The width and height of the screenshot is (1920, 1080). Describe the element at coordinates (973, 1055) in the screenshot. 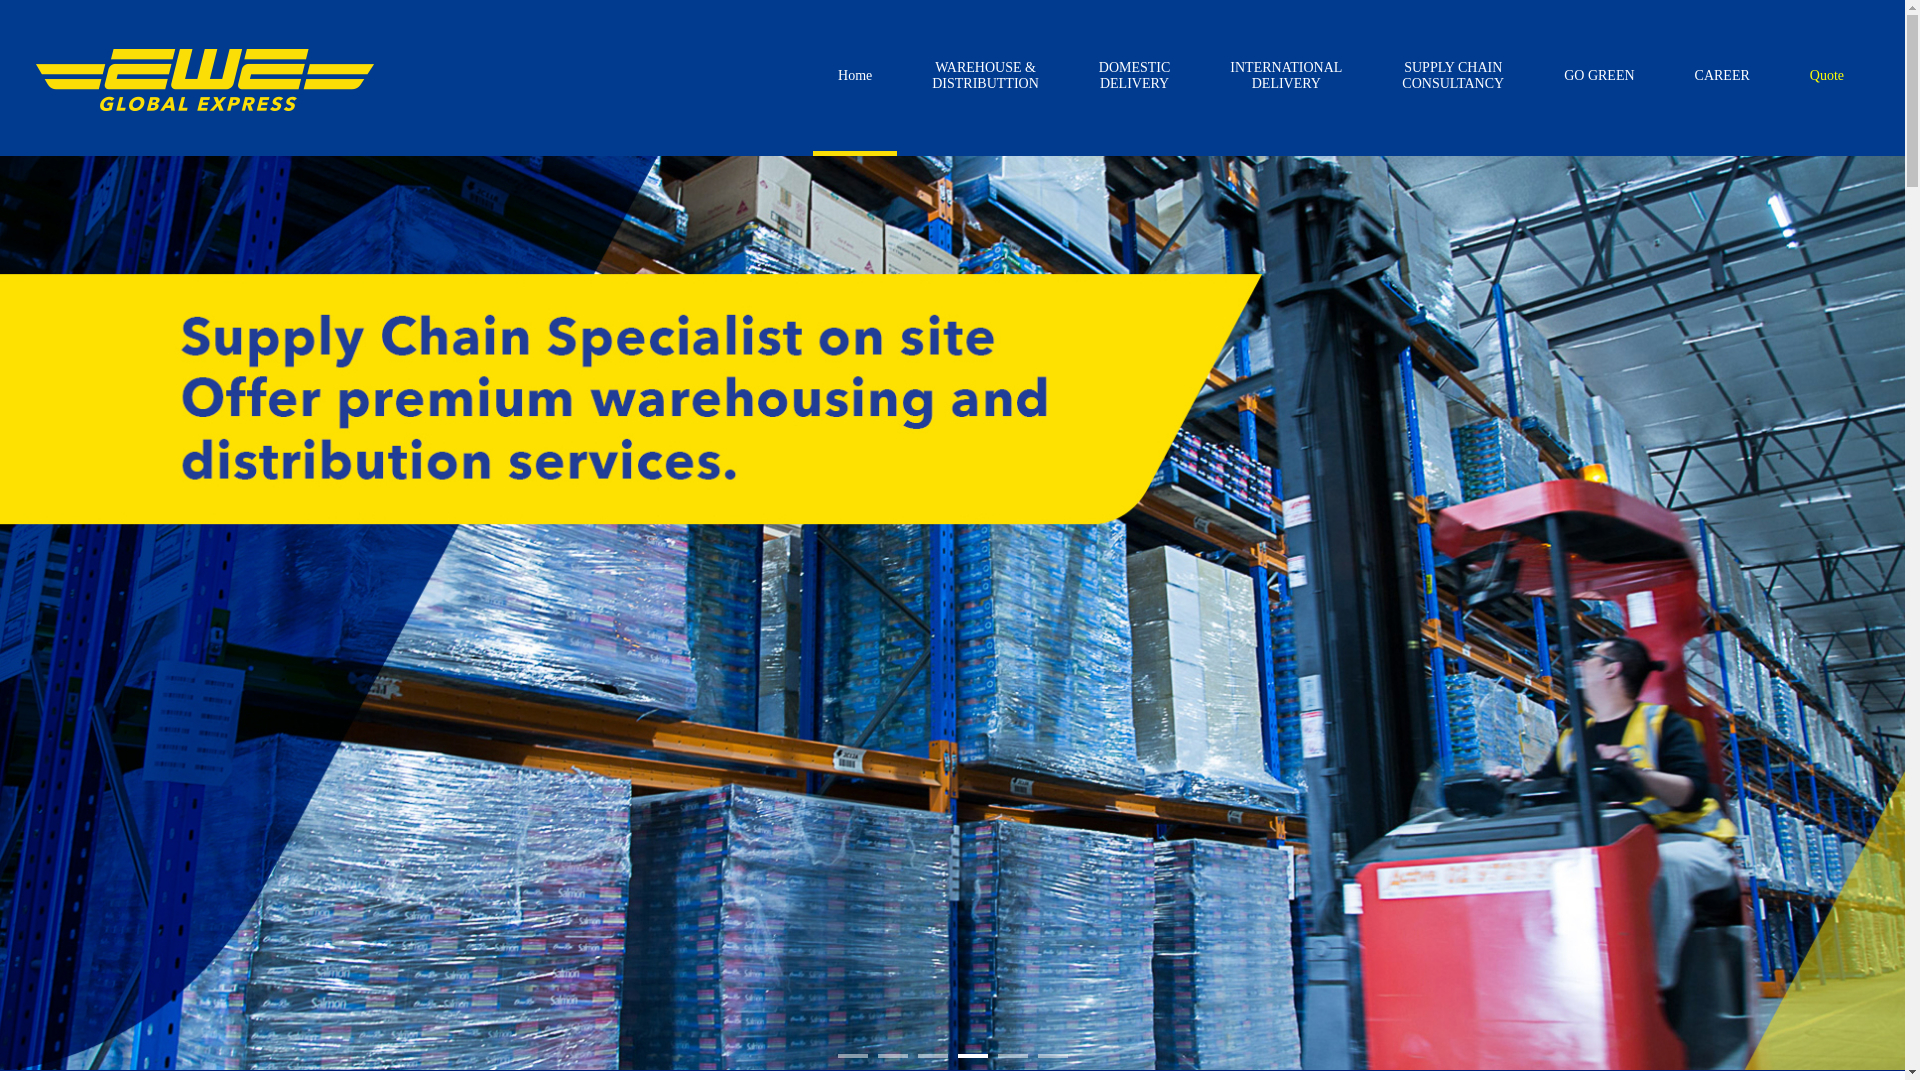

I see `'4'` at that location.